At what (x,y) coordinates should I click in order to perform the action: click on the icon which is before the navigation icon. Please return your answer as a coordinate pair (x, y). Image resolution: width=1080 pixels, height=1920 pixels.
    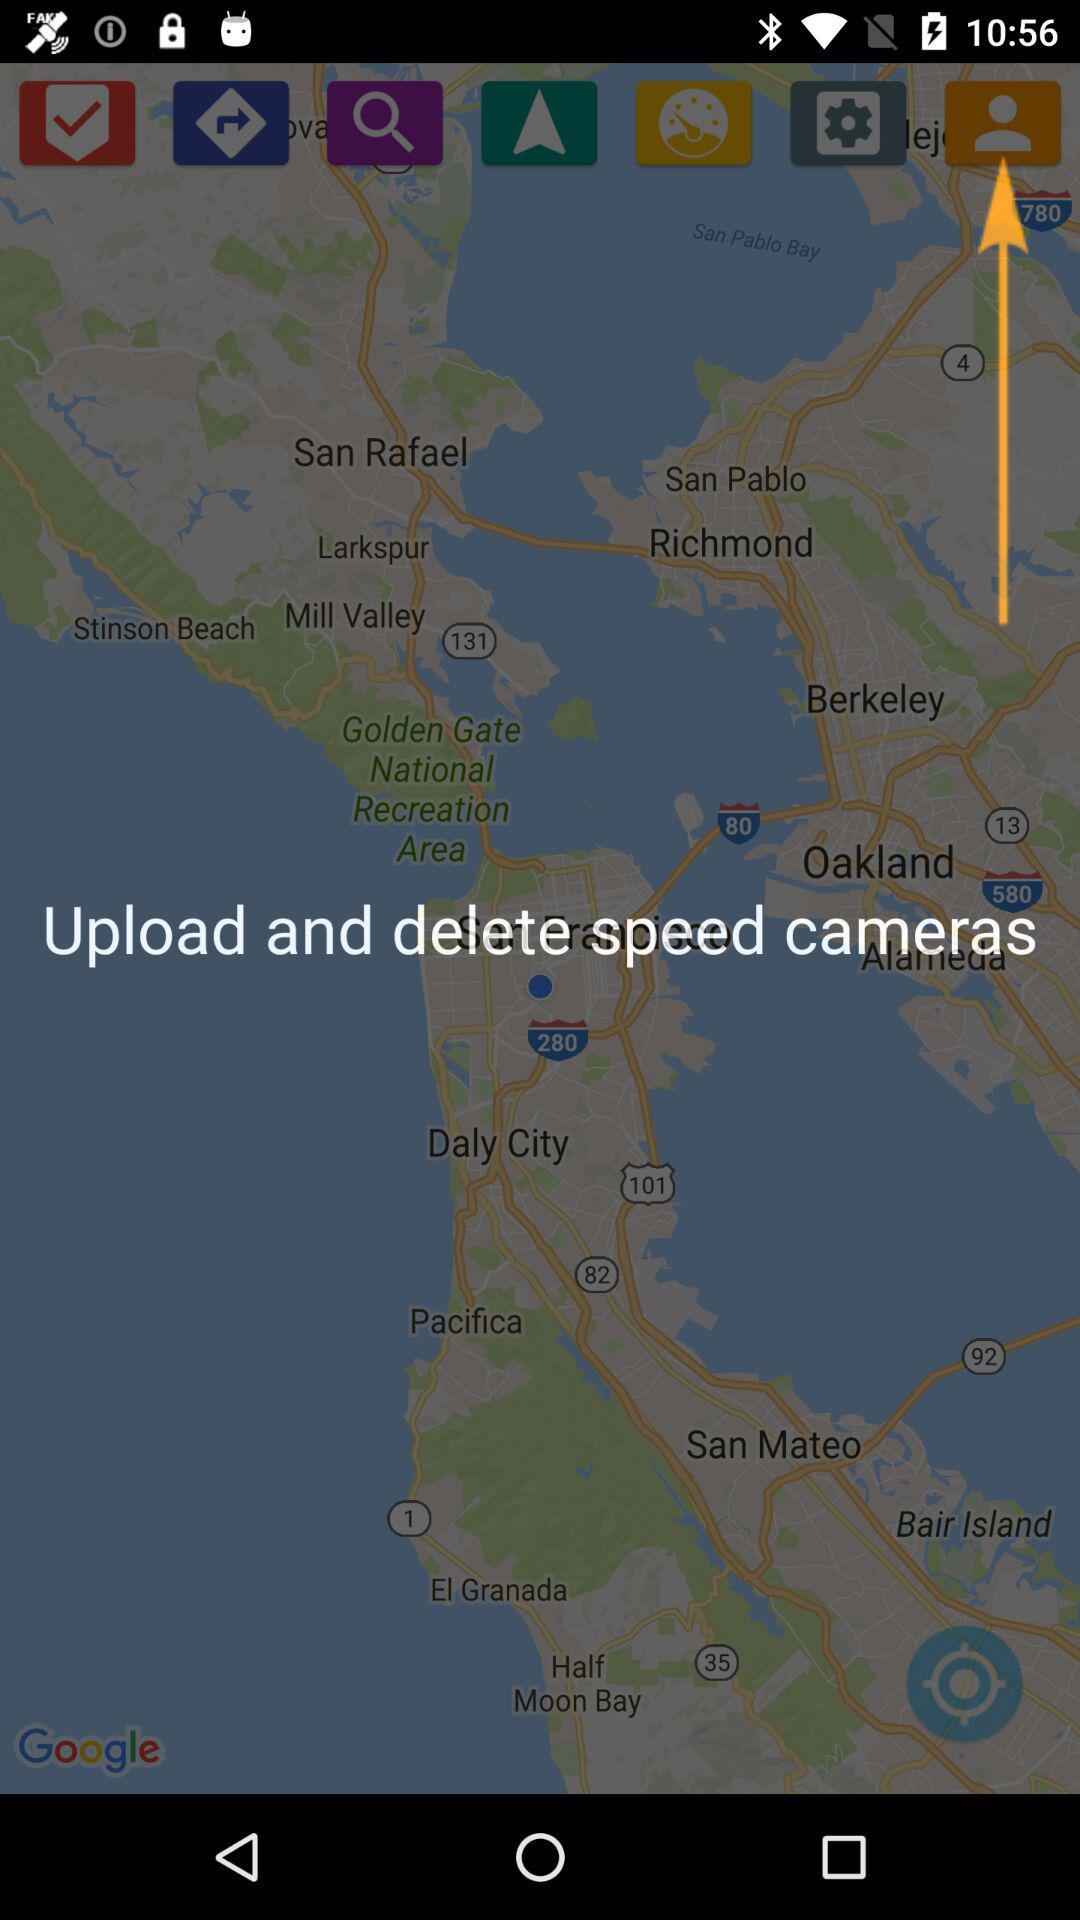
    Looking at the image, I should click on (385, 121).